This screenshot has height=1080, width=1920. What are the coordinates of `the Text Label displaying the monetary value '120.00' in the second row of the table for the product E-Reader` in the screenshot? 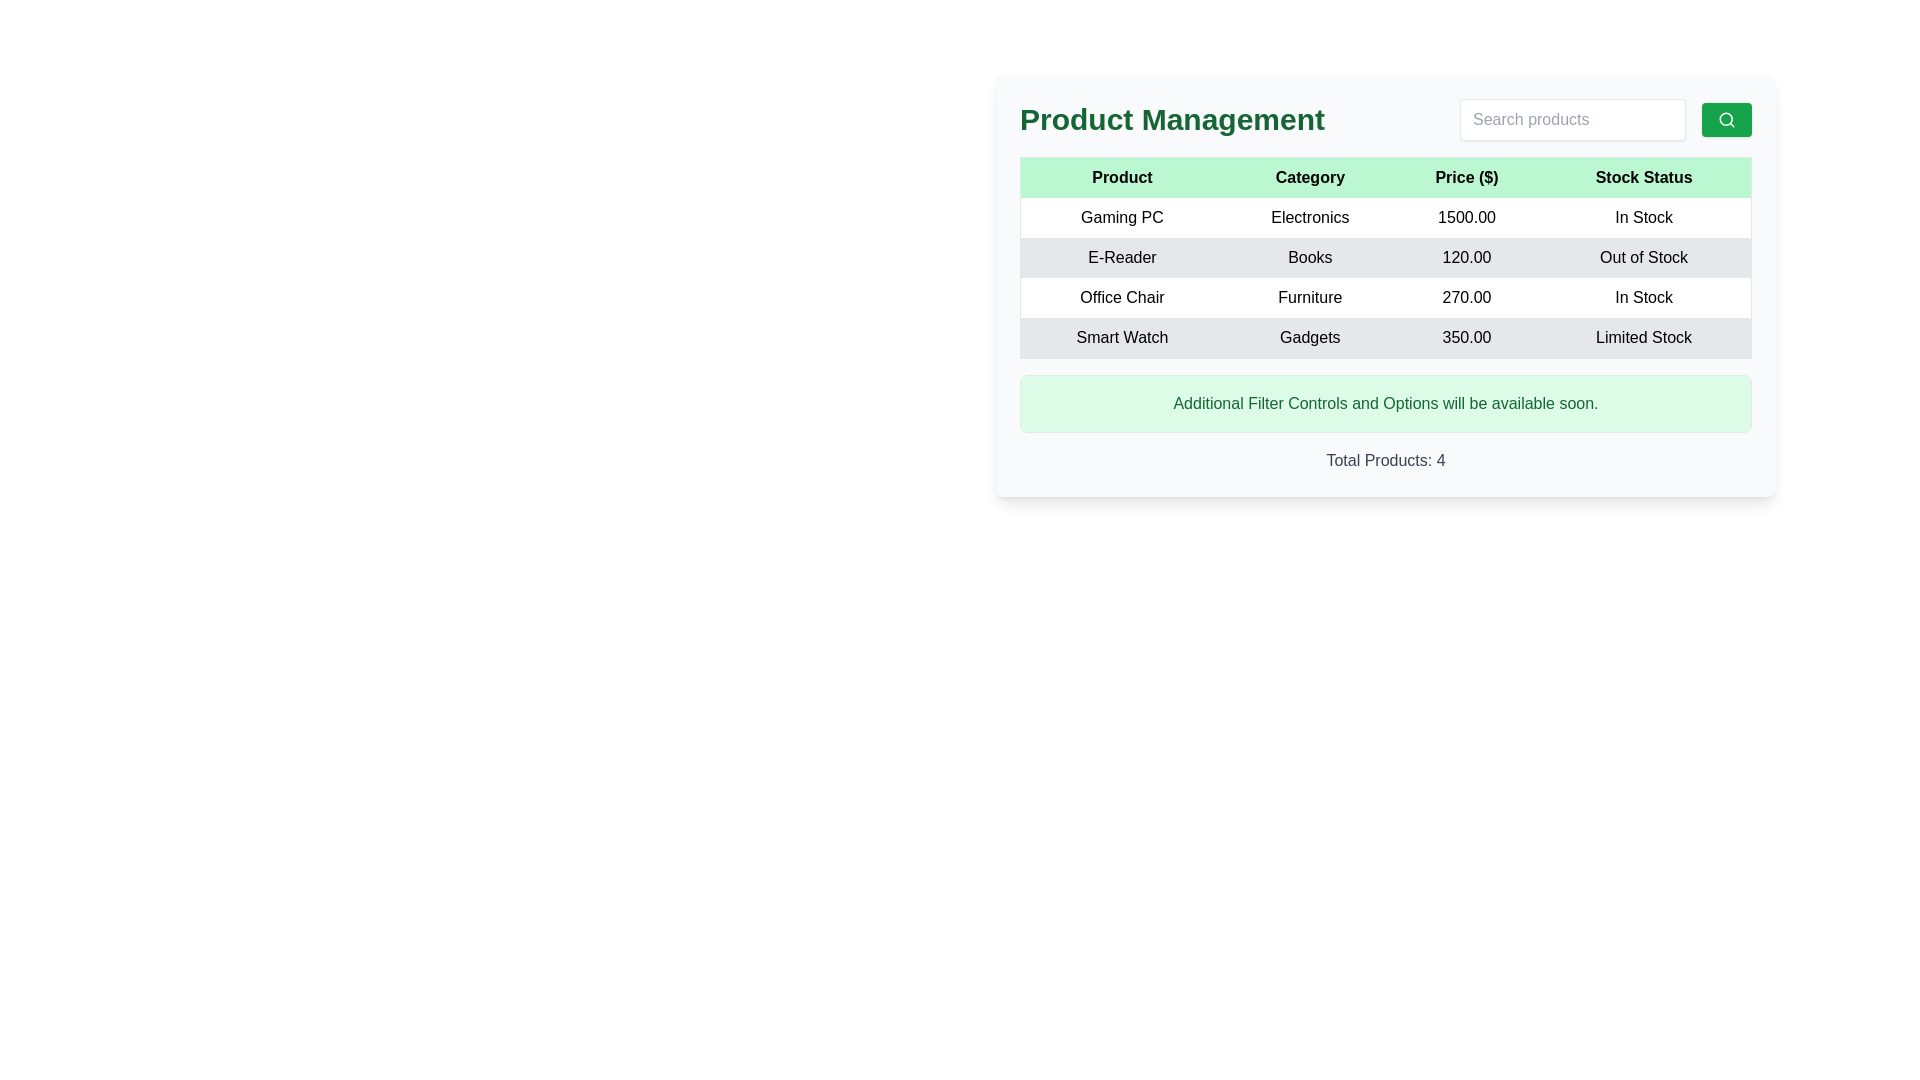 It's located at (1467, 257).